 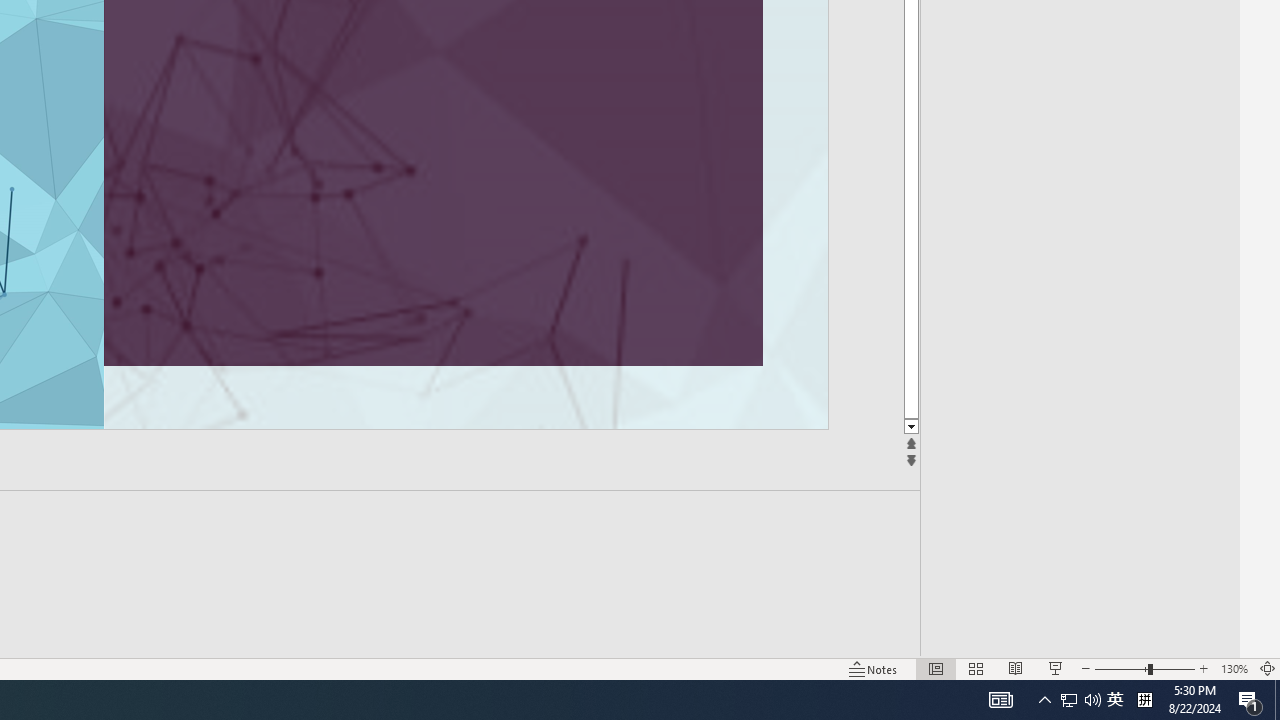 I want to click on 'Zoom Out', so click(x=1121, y=669).